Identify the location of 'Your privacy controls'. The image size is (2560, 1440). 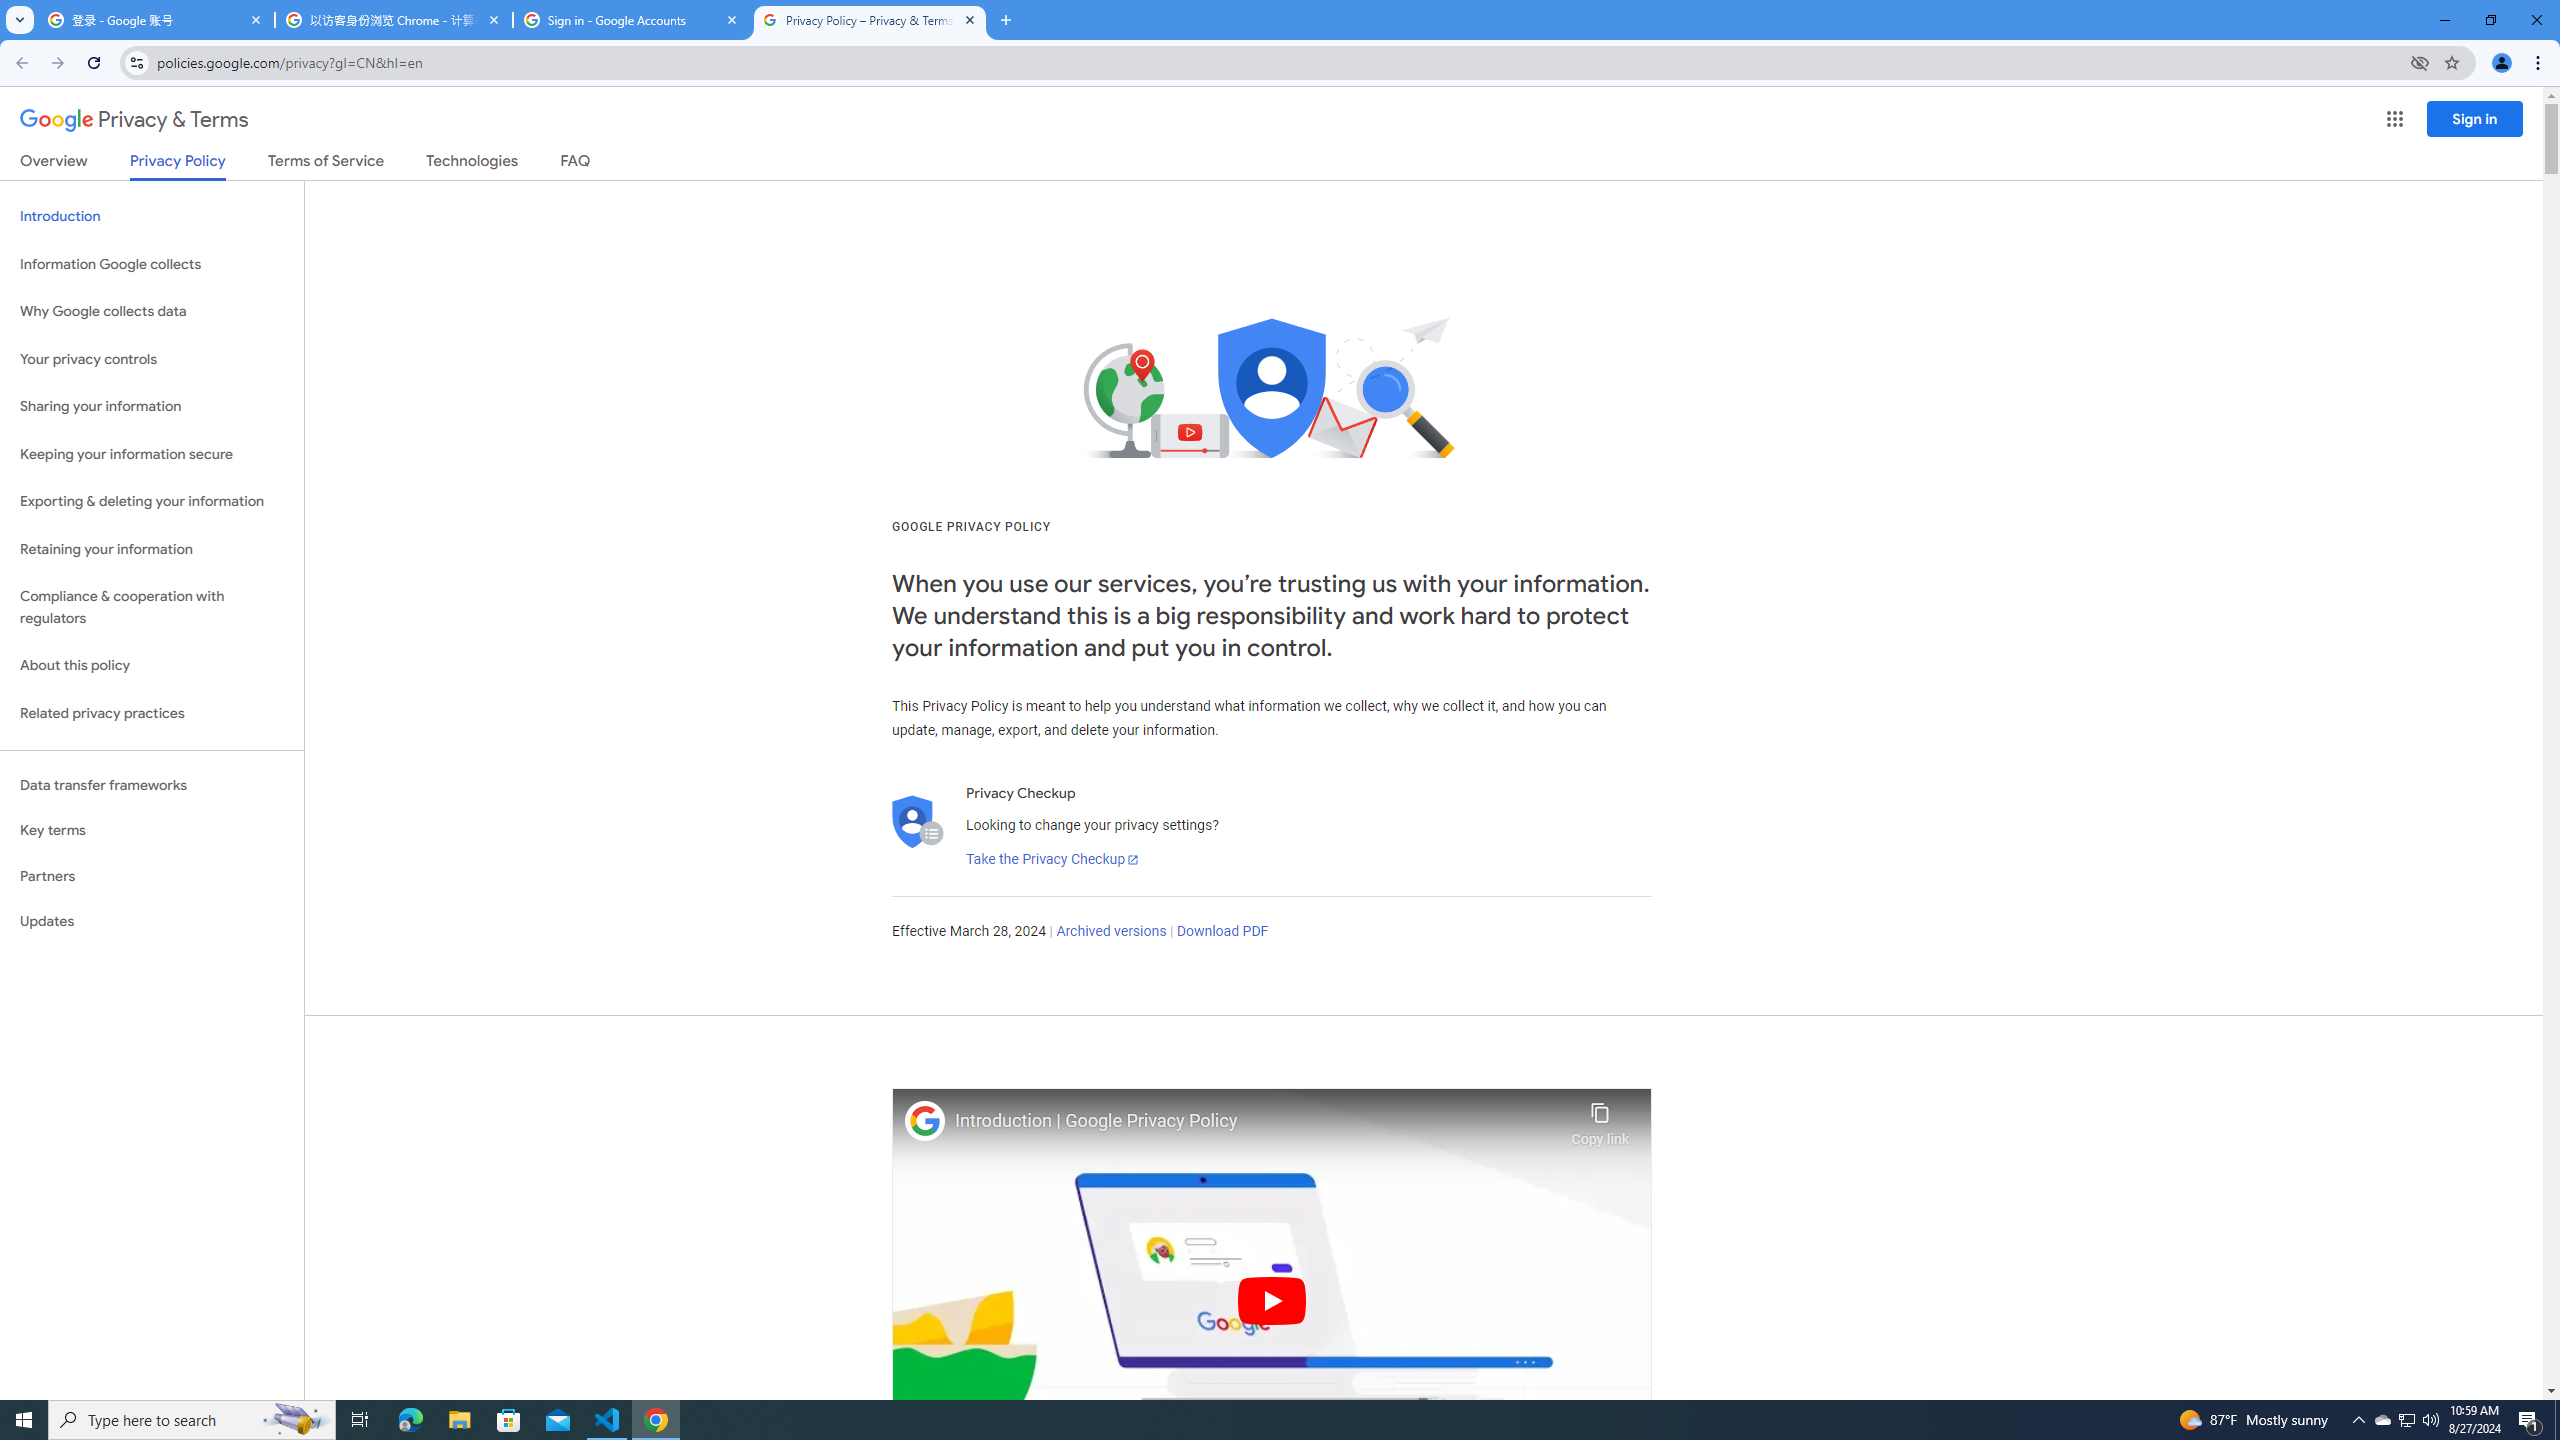
(151, 360).